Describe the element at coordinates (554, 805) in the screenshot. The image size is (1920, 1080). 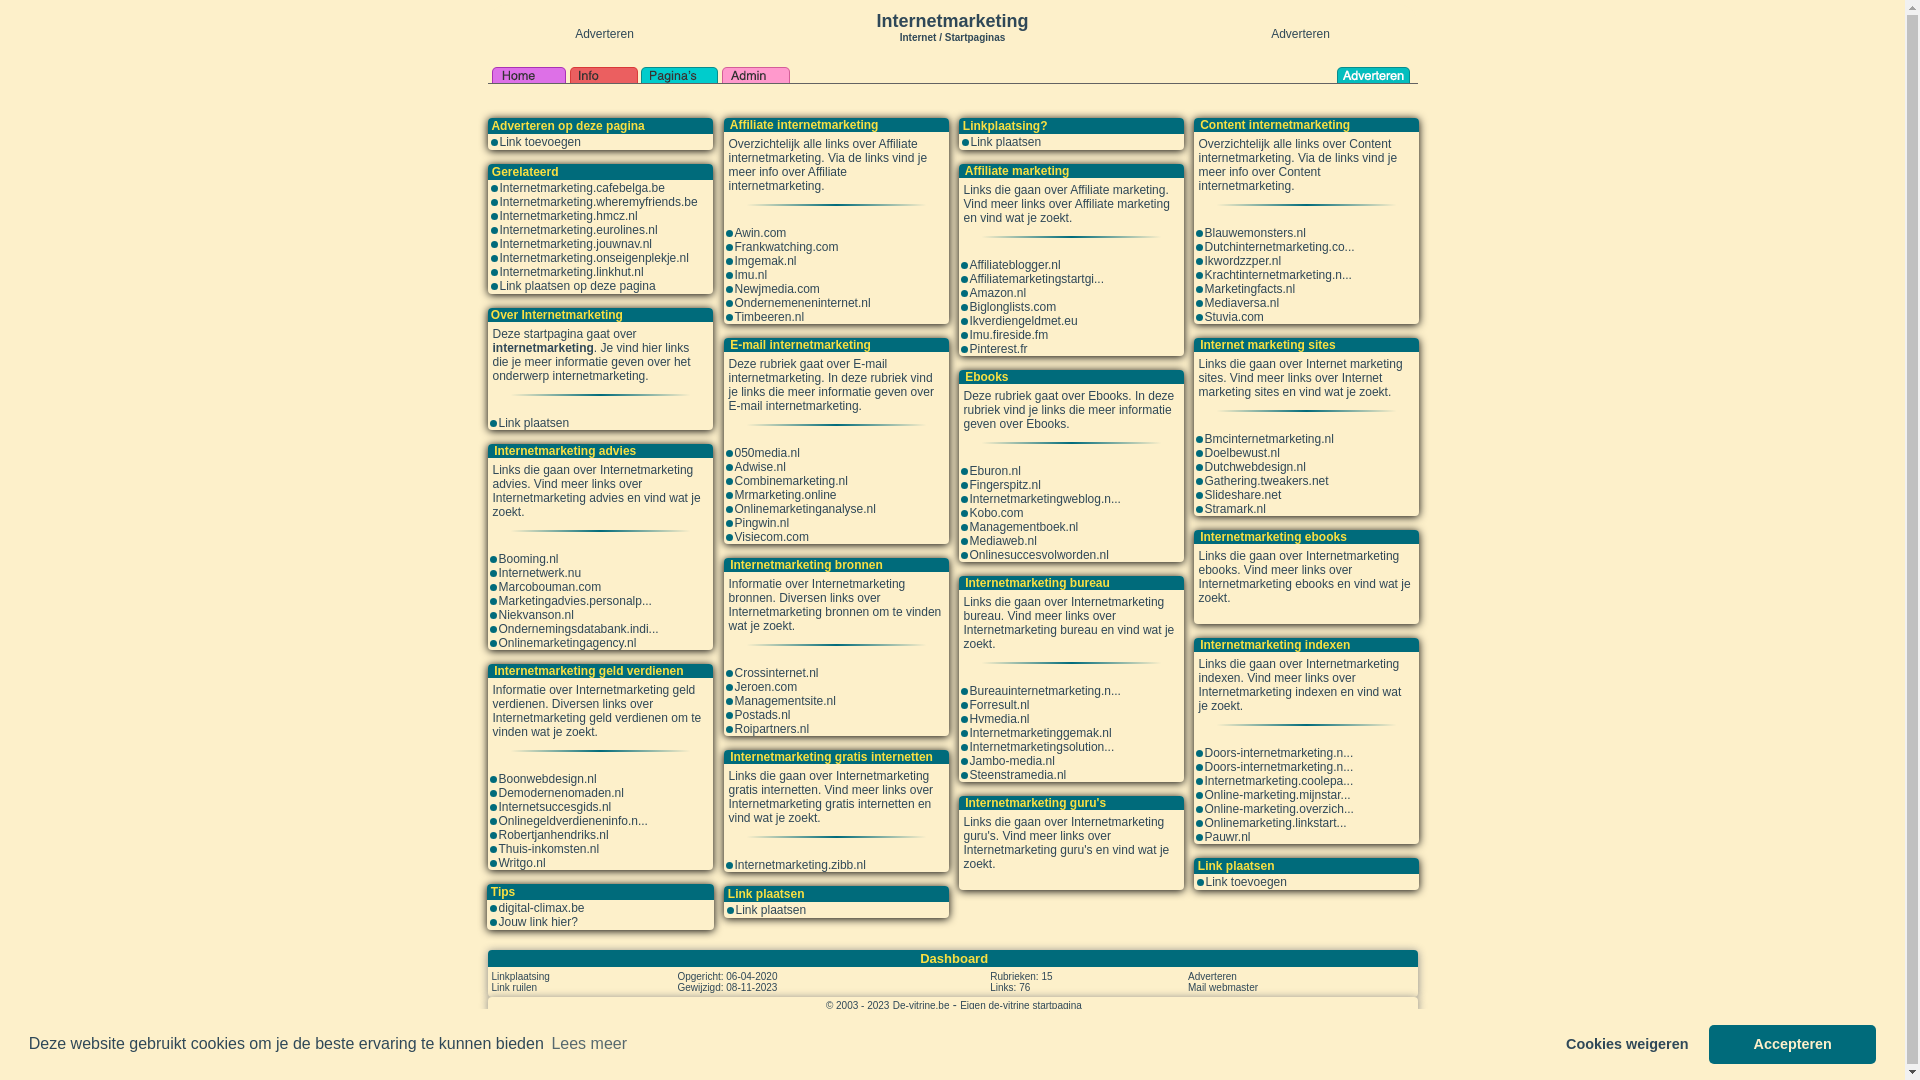
I see `'Internetsuccesgids.nl'` at that location.